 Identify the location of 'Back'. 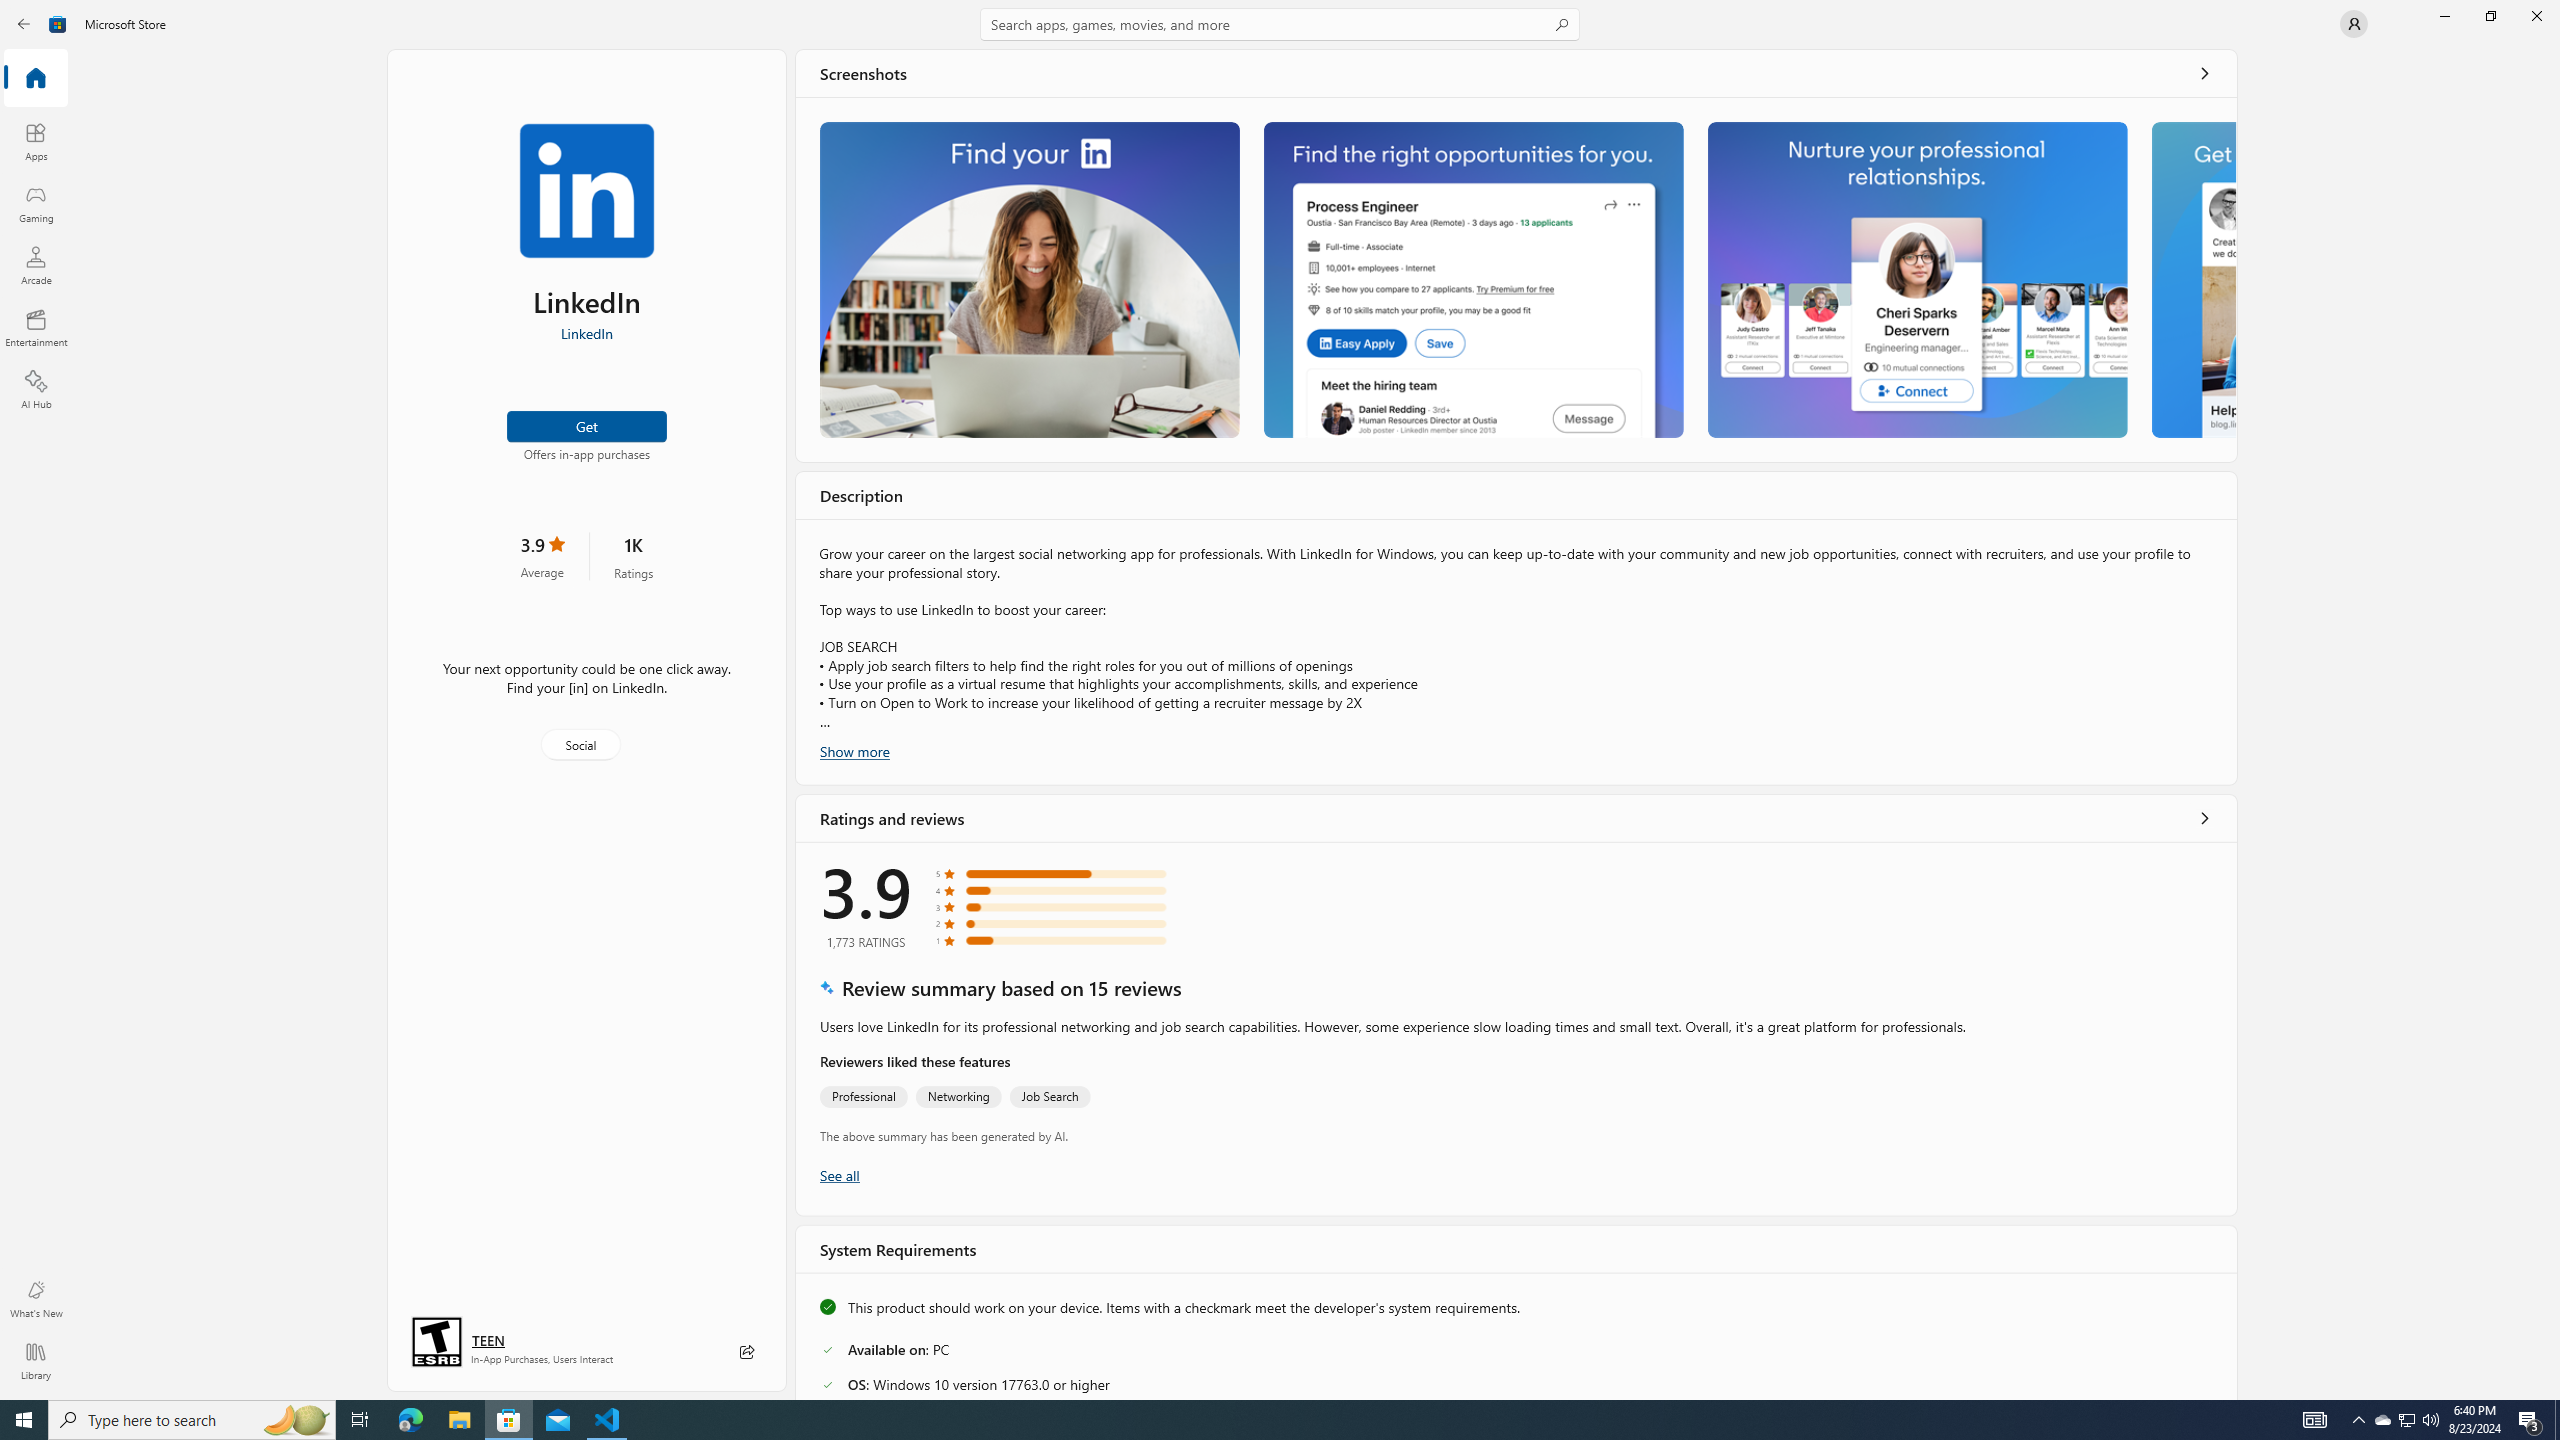
(24, 22).